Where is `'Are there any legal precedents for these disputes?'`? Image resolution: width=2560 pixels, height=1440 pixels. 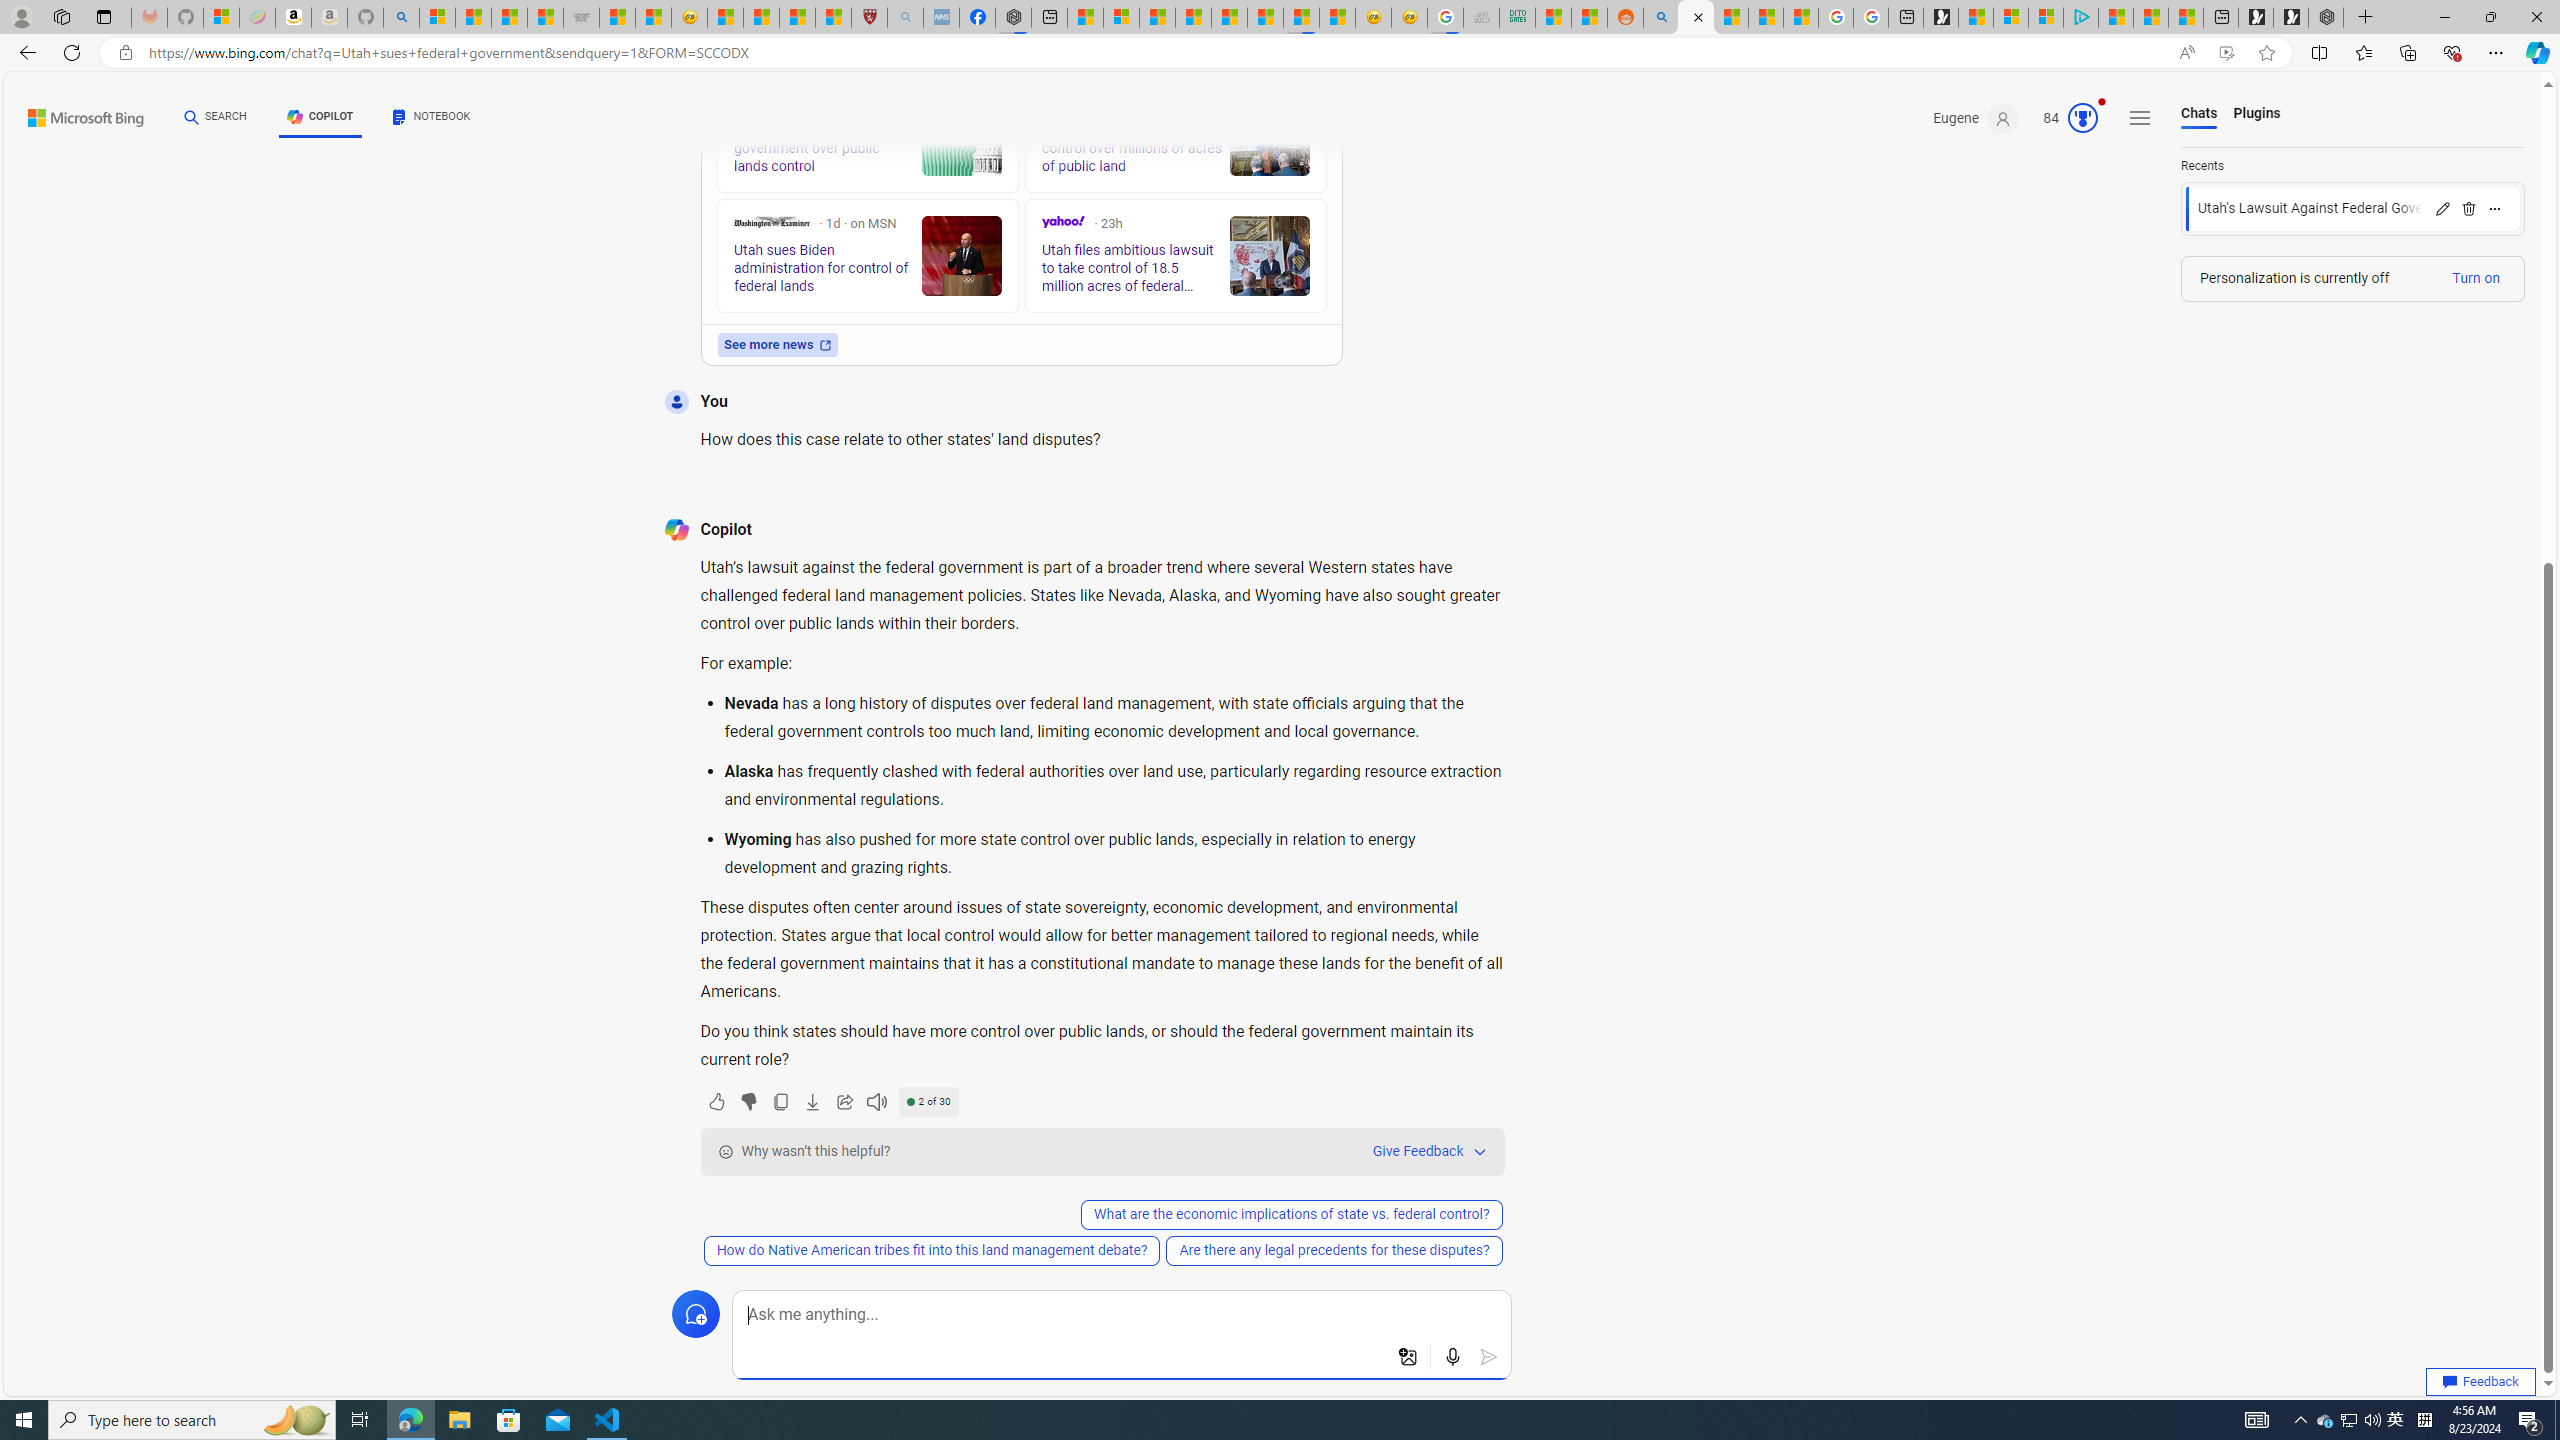 'Are there any legal precedents for these disputes?' is located at coordinates (1332, 1249).